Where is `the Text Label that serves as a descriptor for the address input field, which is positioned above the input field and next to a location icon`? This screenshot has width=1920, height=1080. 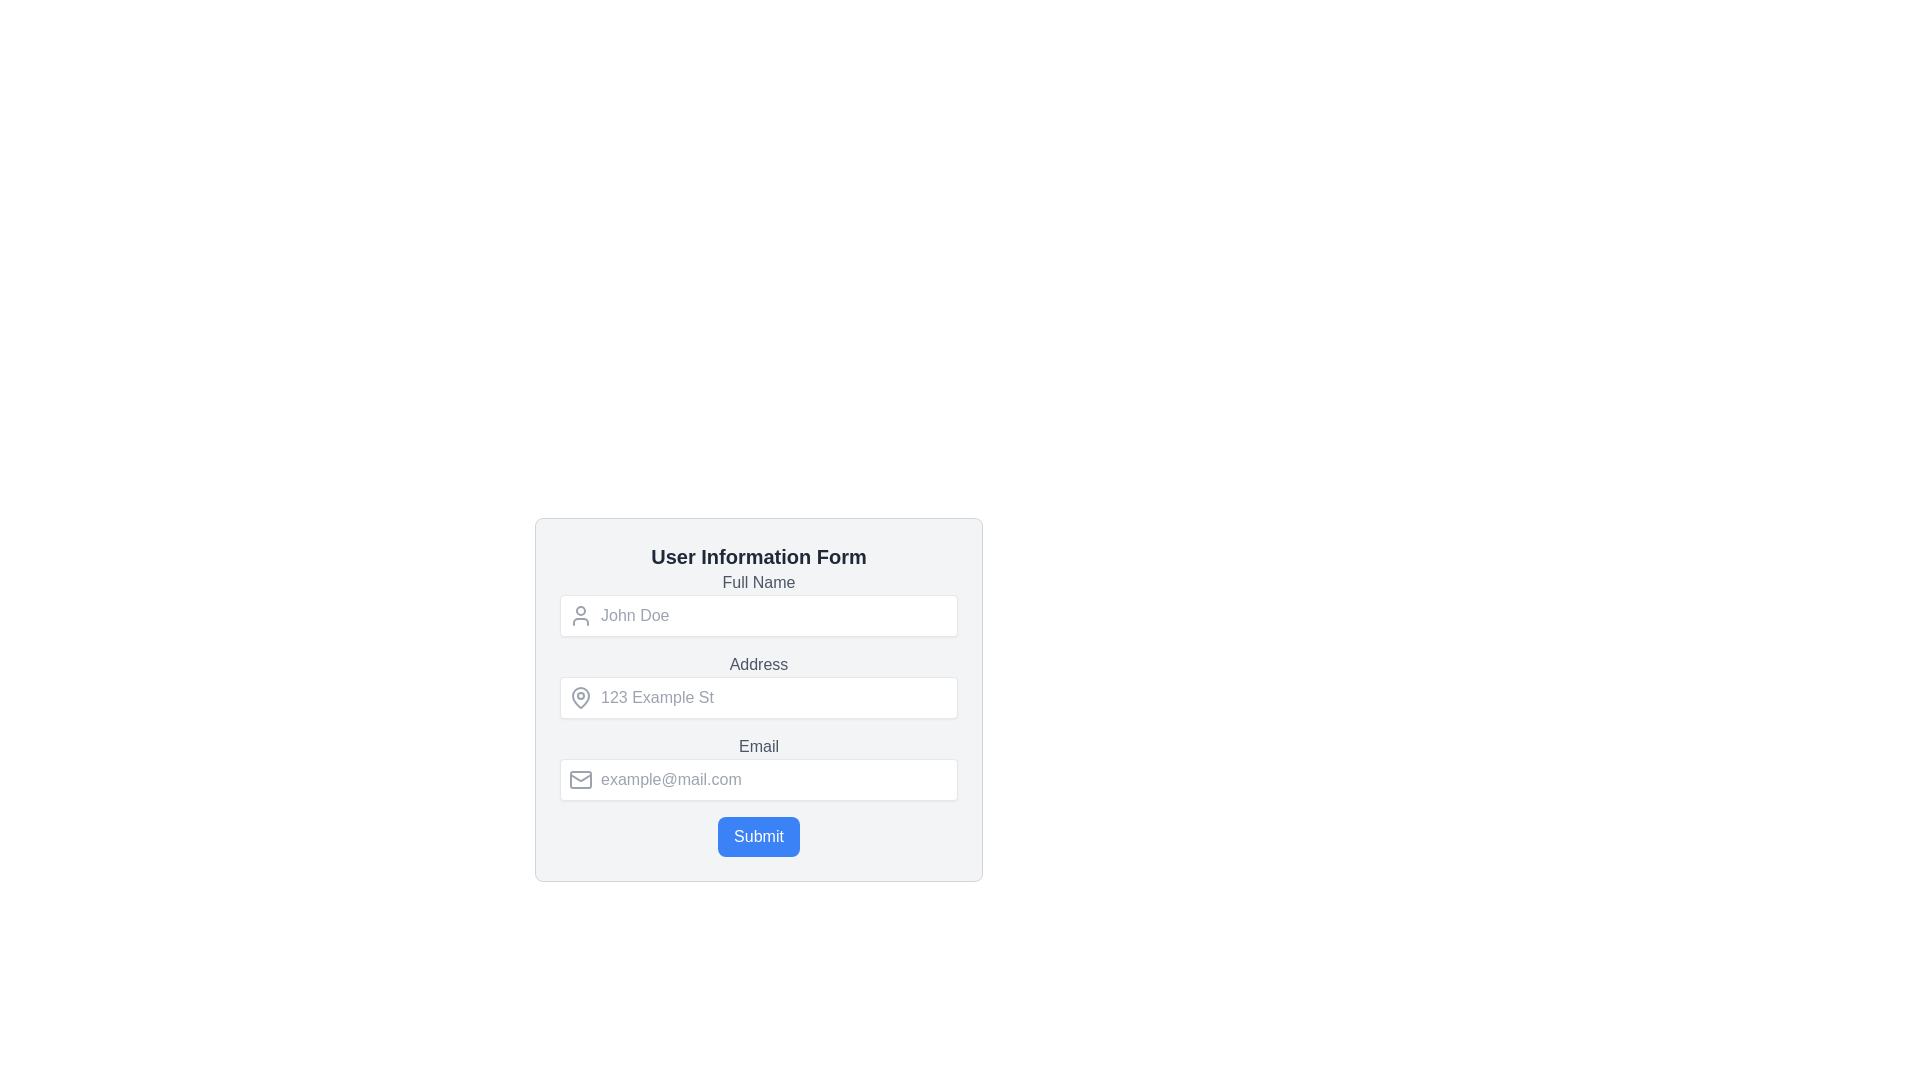
the Text Label that serves as a descriptor for the address input field, which is positioned above the input field and next to a location icon is located at coordinates (757, 664).